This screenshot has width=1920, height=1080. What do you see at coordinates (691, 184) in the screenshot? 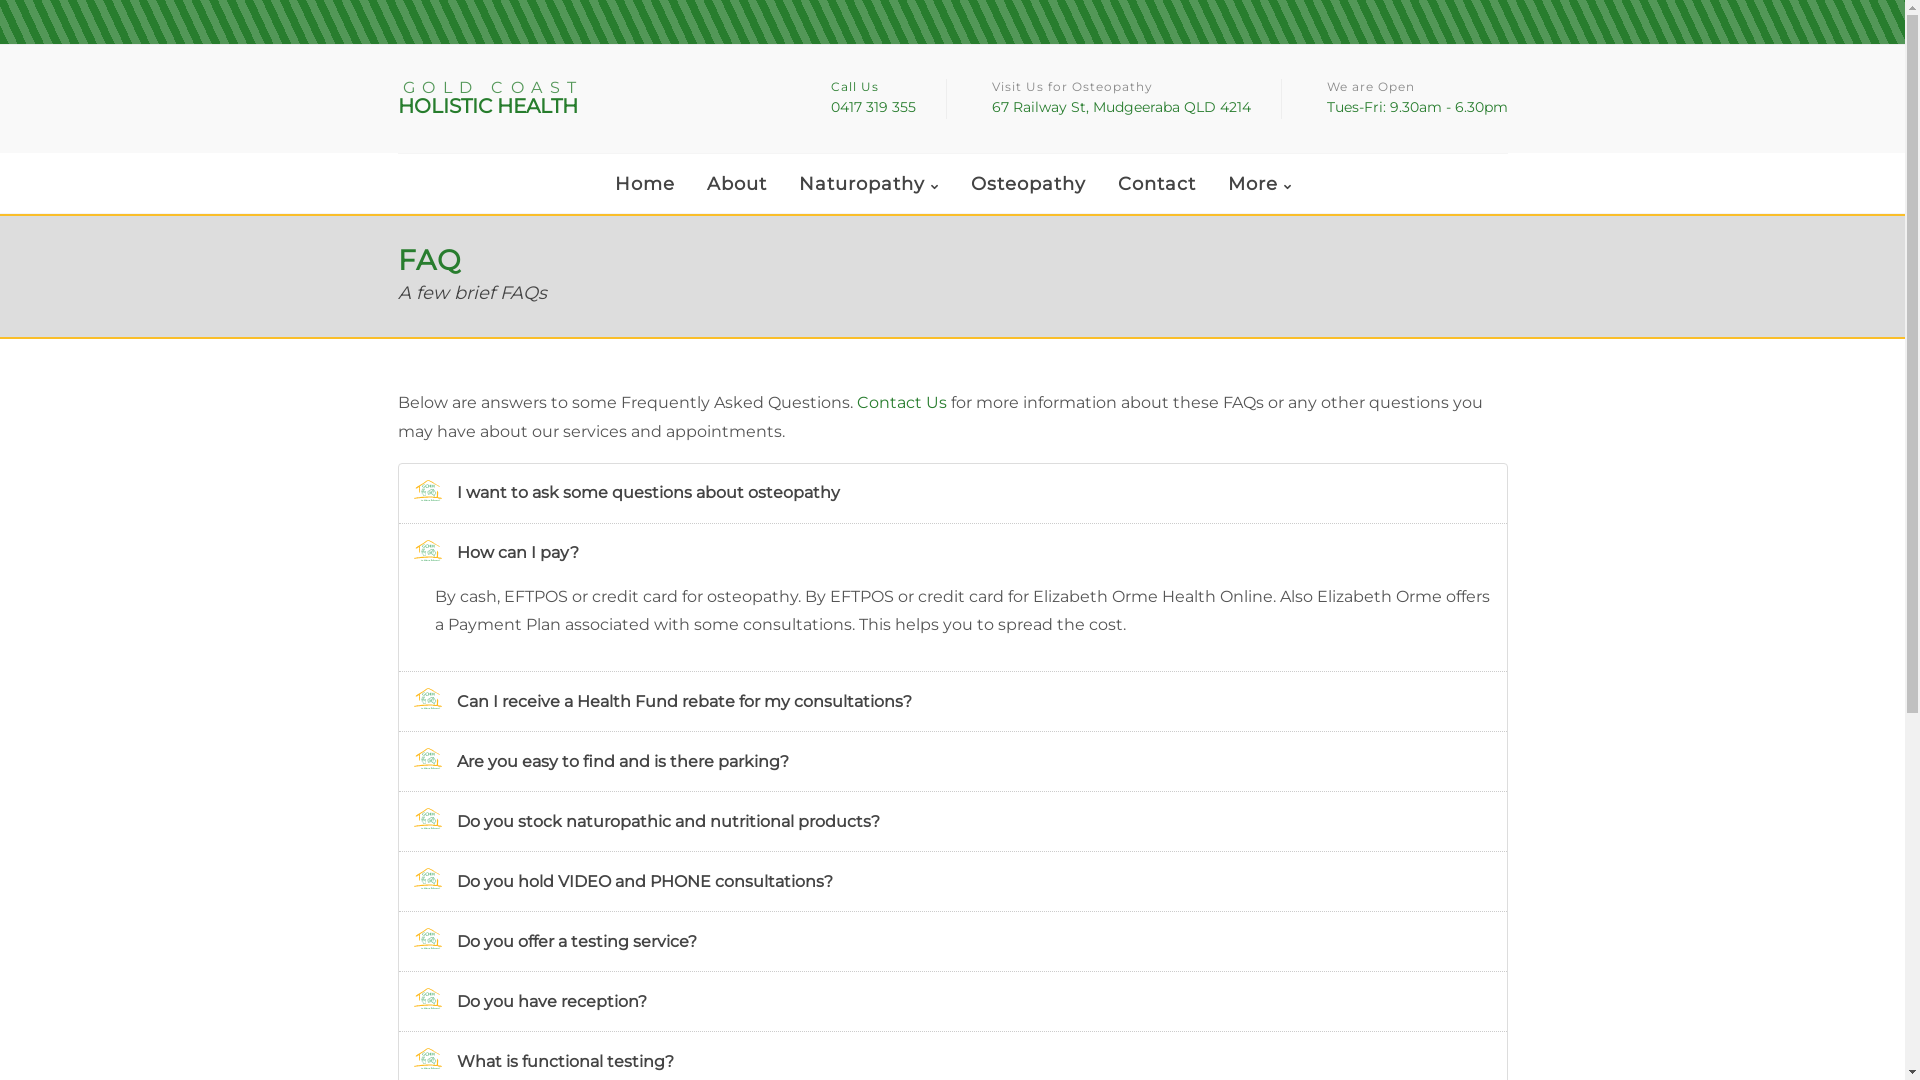
I see `'About'` at bounding box center [691, 184].